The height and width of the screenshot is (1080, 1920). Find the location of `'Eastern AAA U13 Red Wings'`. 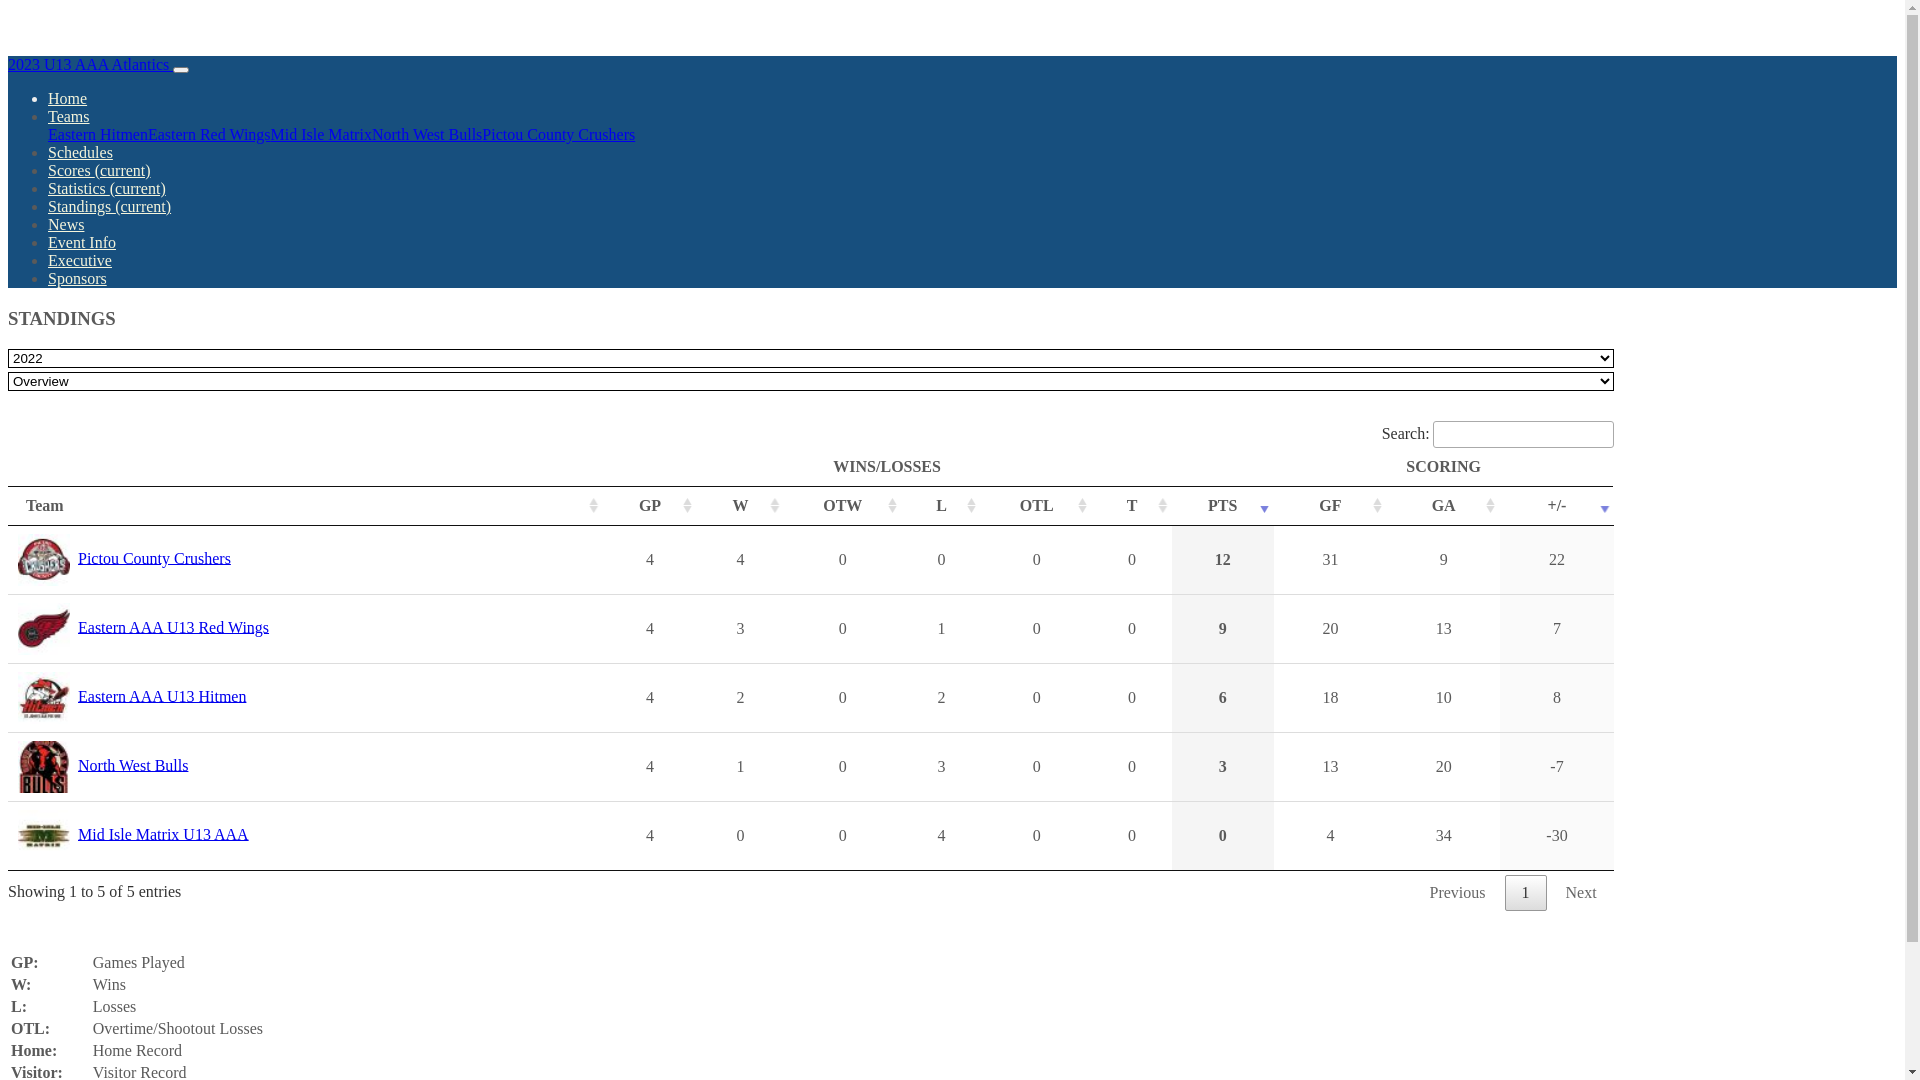

'Eastern AAA U13 Red Wings' is located at coordinates (173, 625).